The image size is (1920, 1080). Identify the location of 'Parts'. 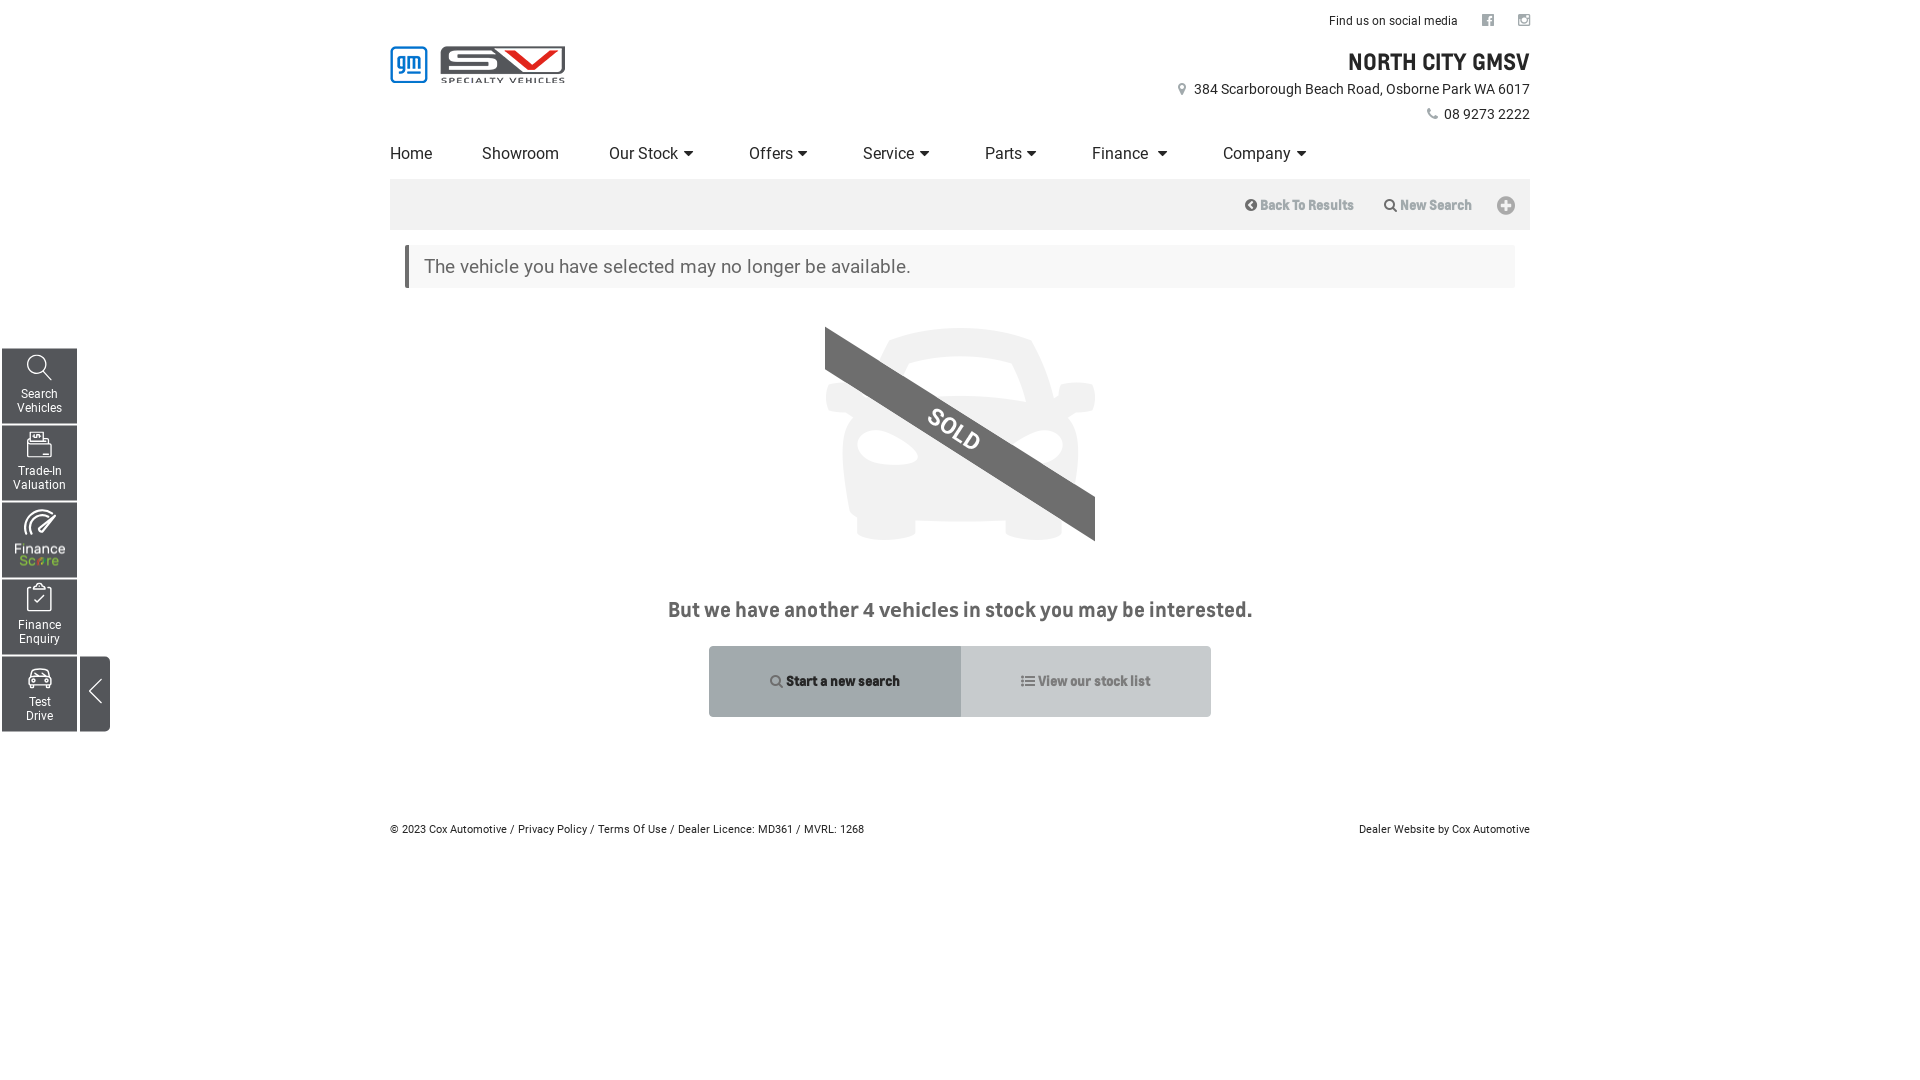
(1013, 153).